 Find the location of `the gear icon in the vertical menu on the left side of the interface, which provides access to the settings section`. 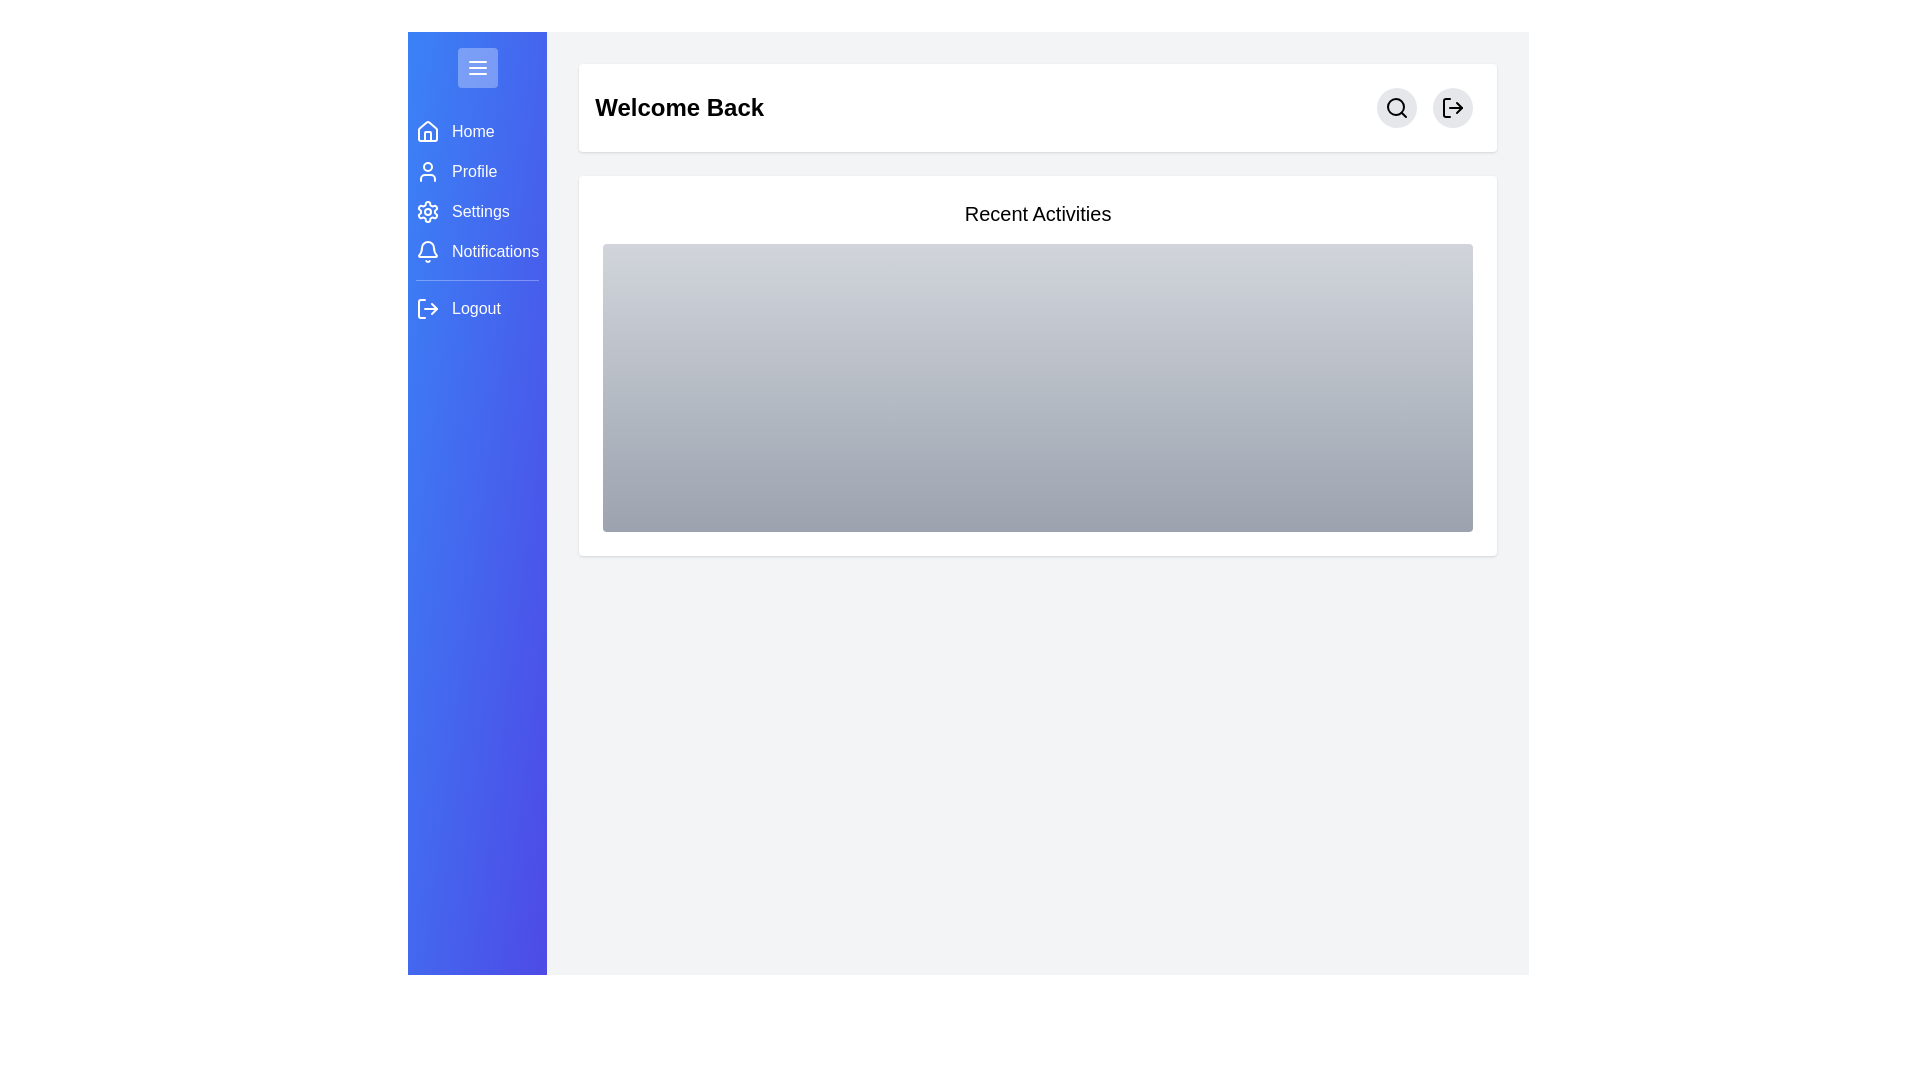

the gear icon in the vertical menu on the left side of the interface, which provides access to the settings section is located at coordinates (426, 212).